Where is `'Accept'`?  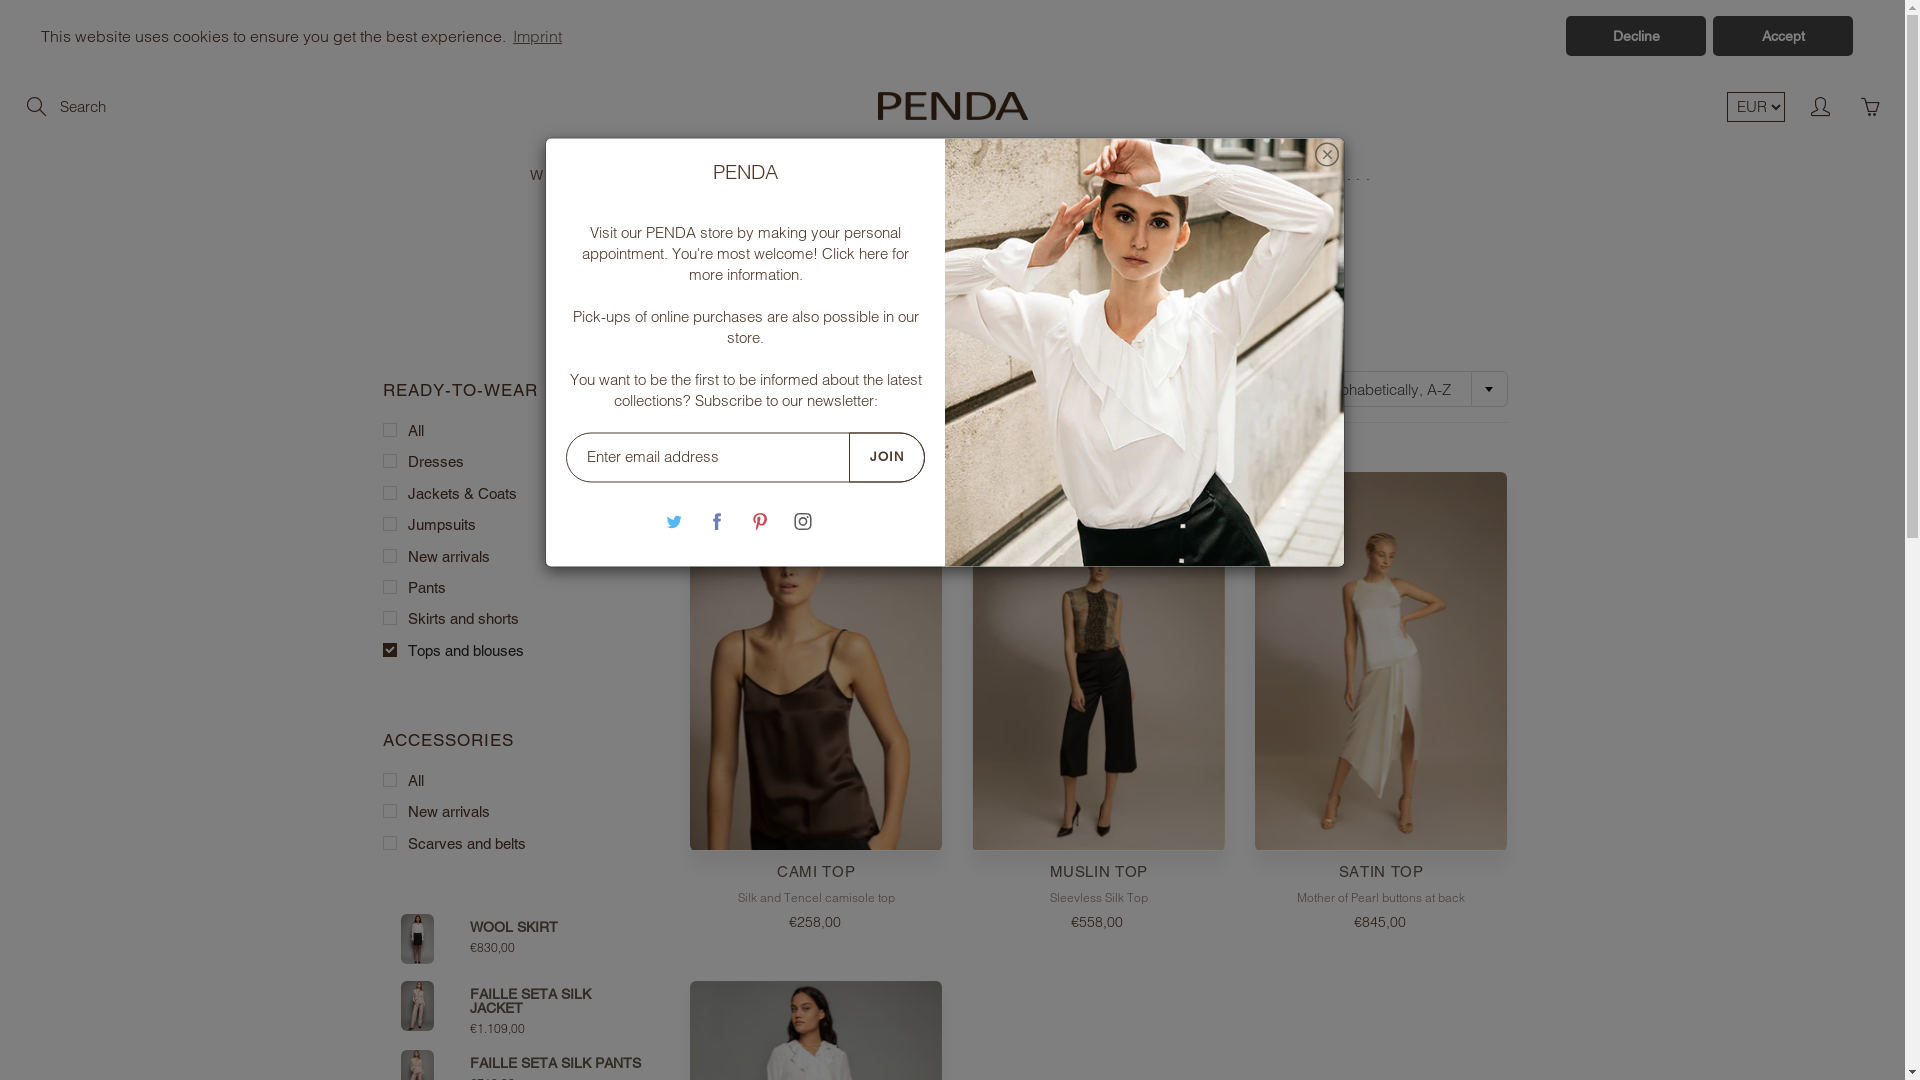 'Accept' is located at coordinates (1782, 35).